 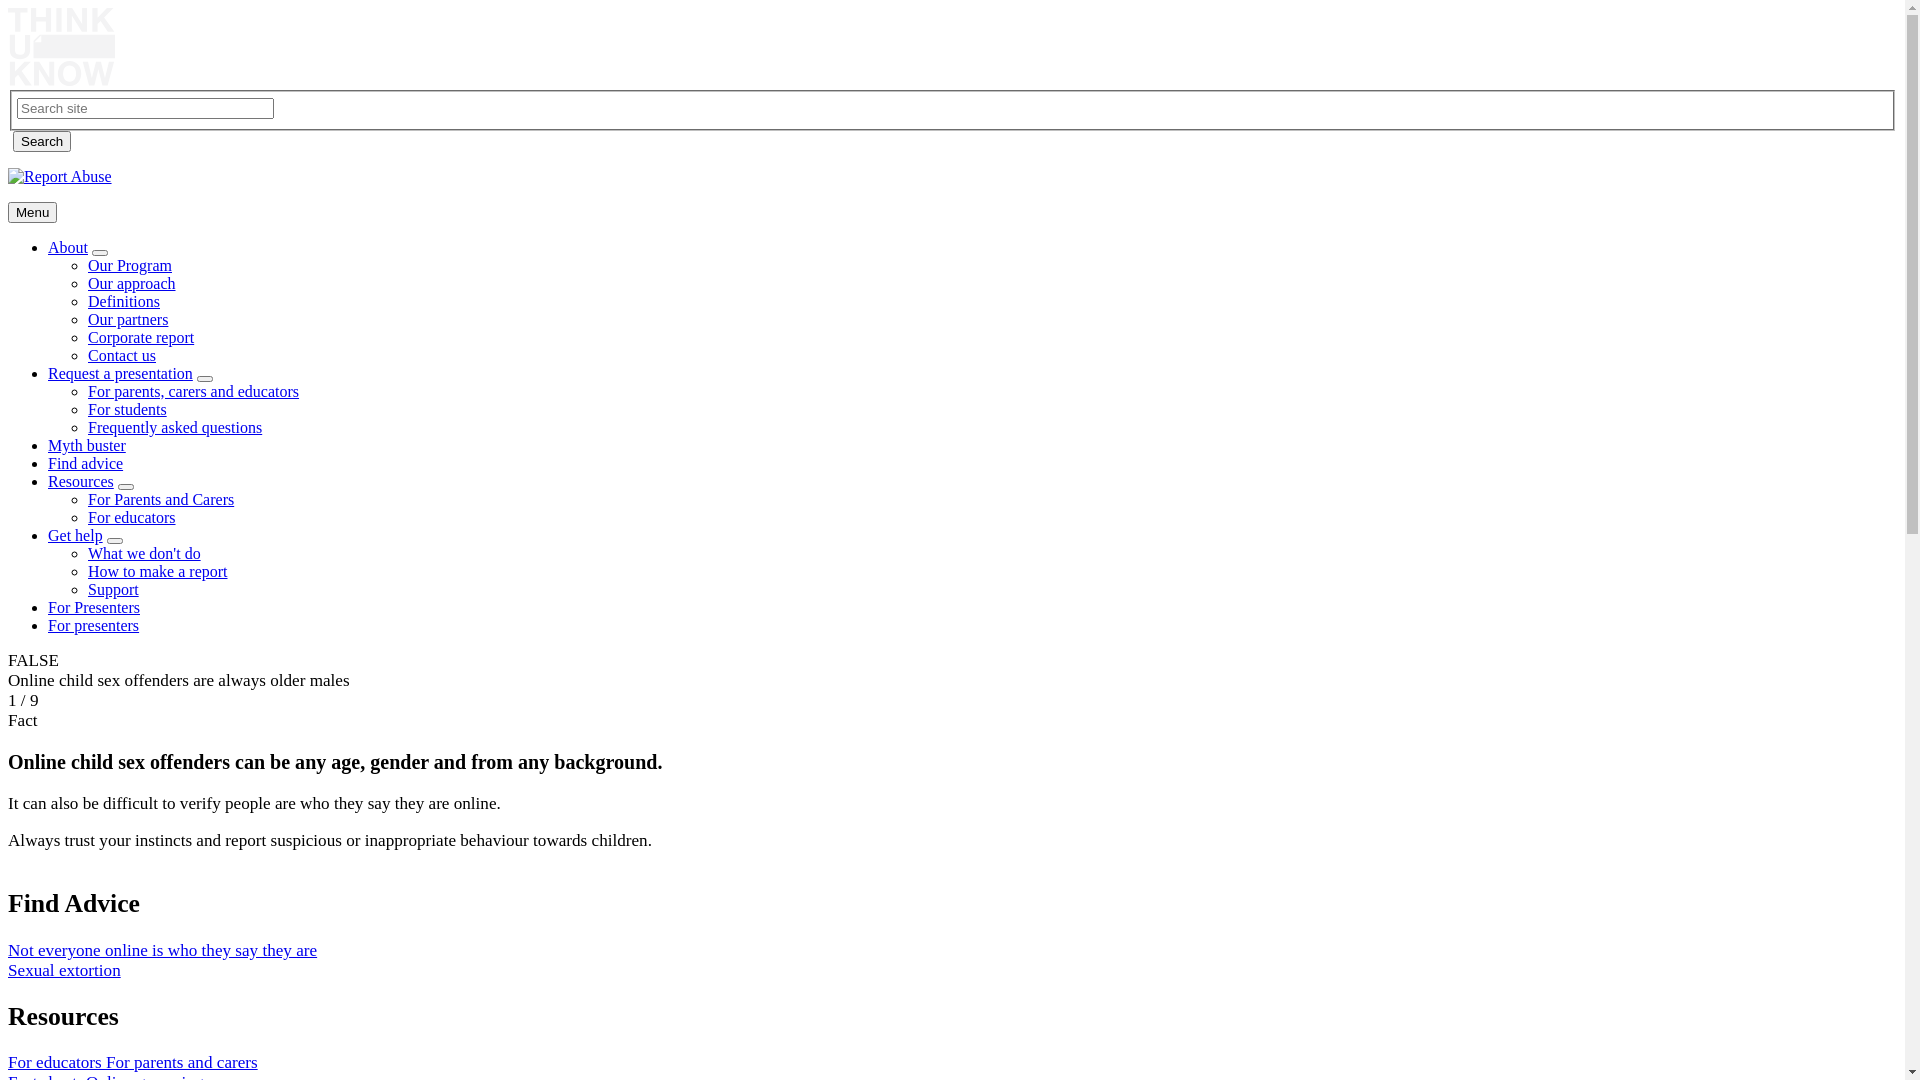 I want to click on 'Corporate report', so click(x=86, y=336).